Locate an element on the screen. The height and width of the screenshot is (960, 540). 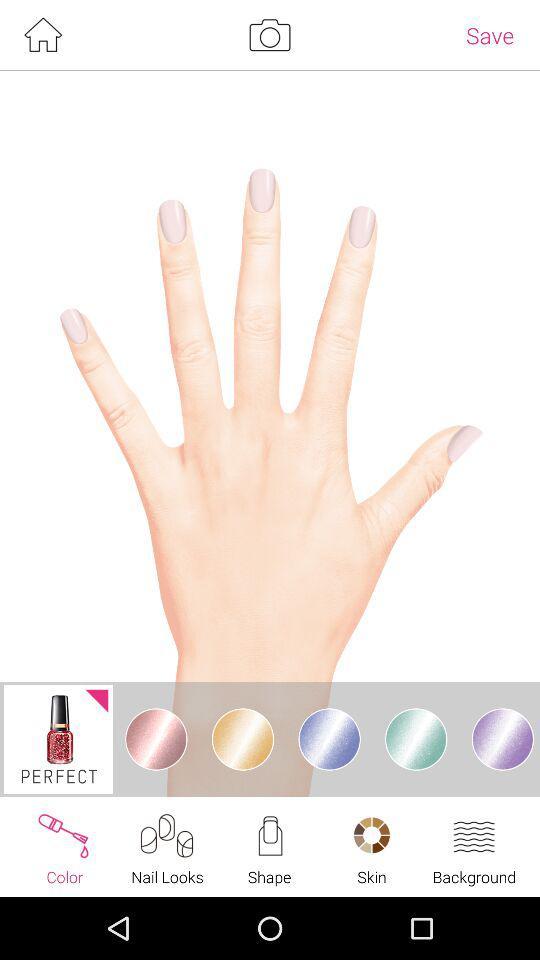
the save is located at coordinates (489, 34).